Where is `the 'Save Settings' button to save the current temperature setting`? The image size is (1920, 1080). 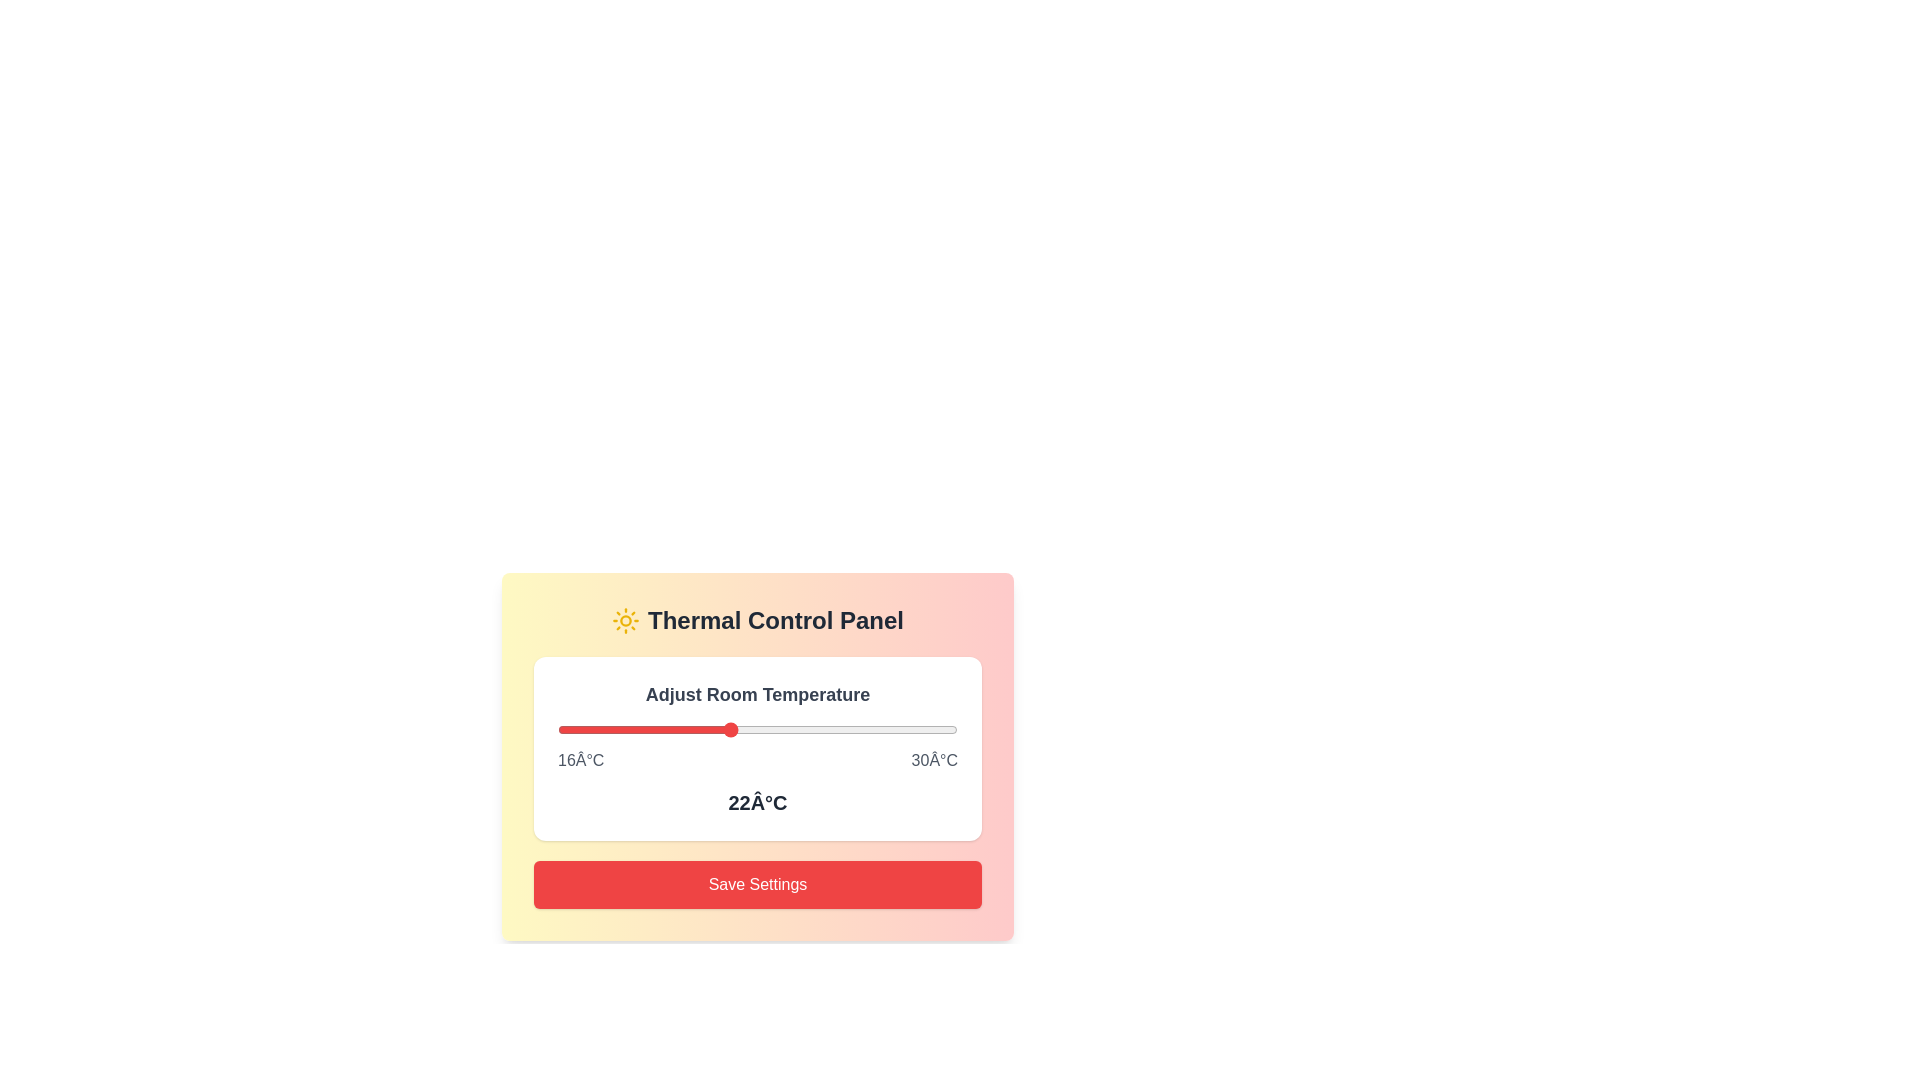
the 'Save Settings' button to save the current temperature setting is located at coordinates (757, 883).